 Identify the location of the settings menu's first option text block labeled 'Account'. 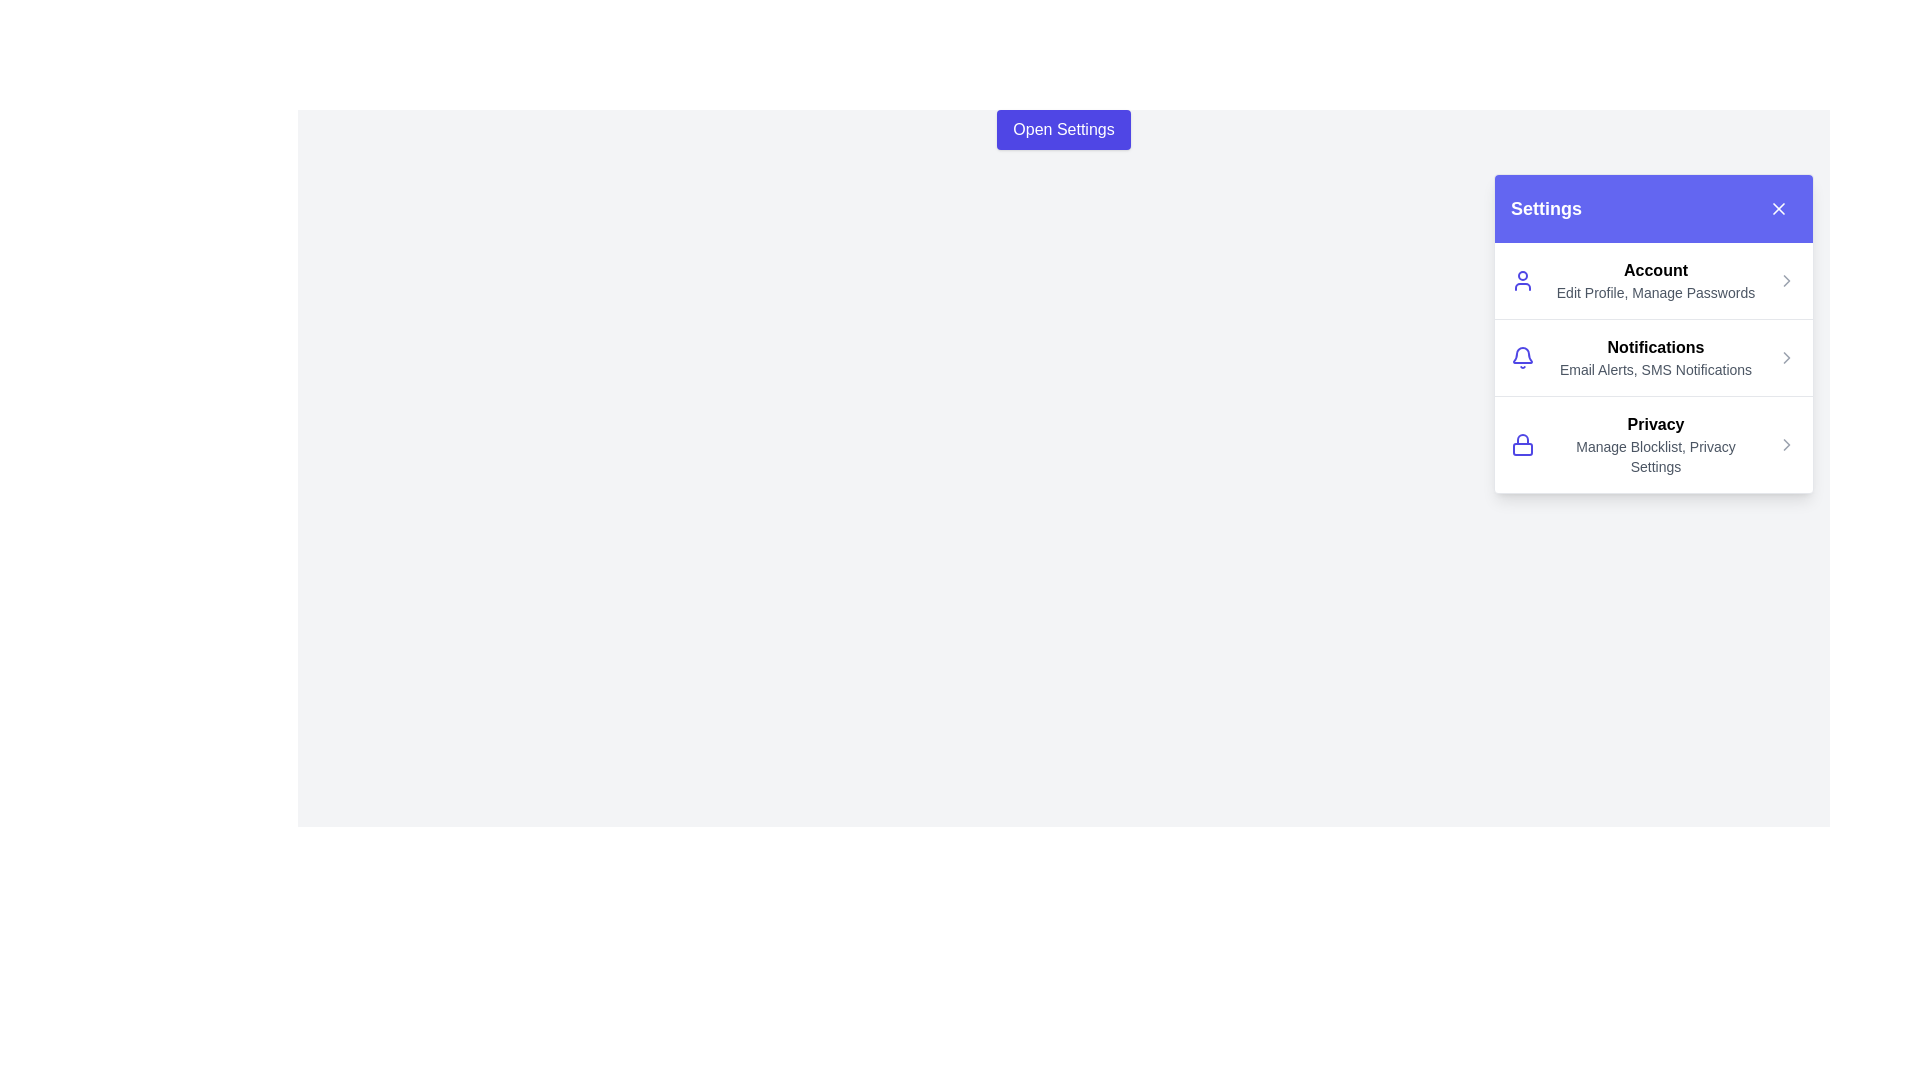
(1656, 281).